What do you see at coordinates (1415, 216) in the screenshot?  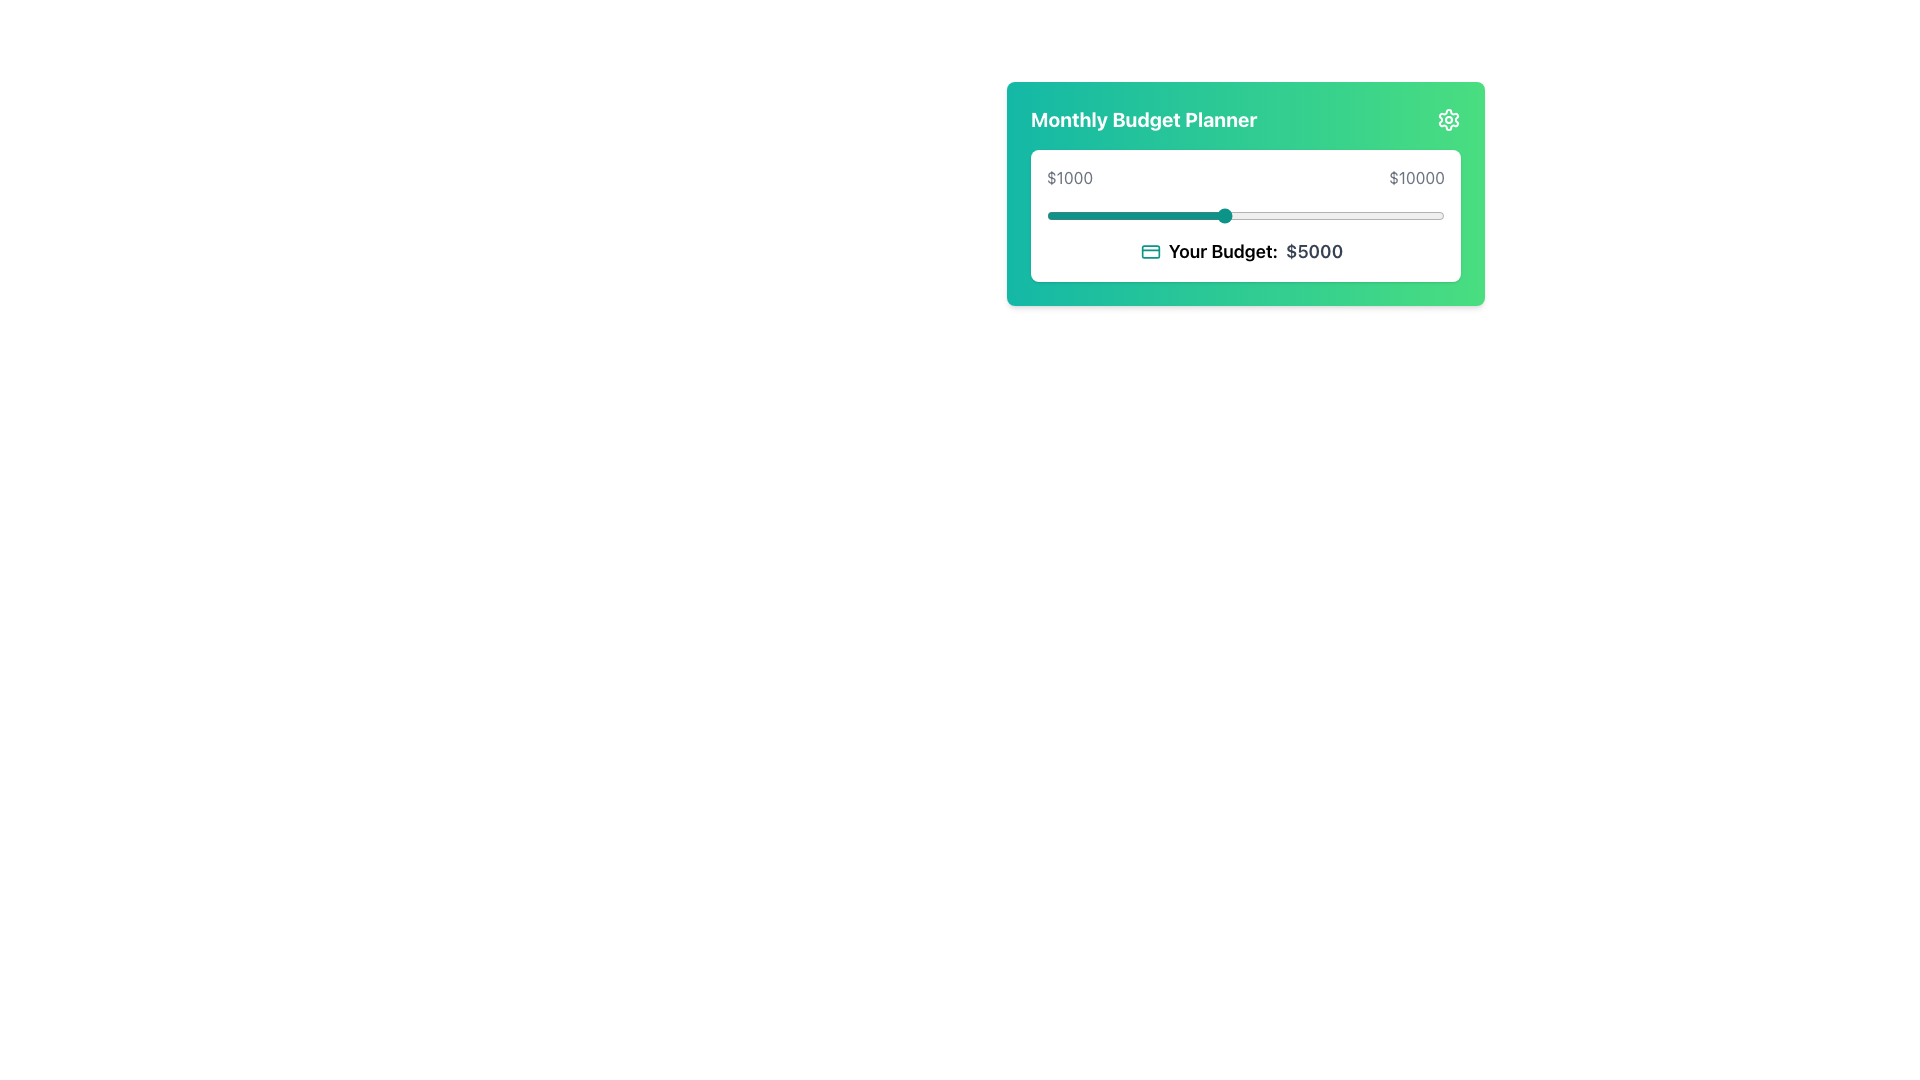 I see `the budget slider` at bounding box center [1415, 216].